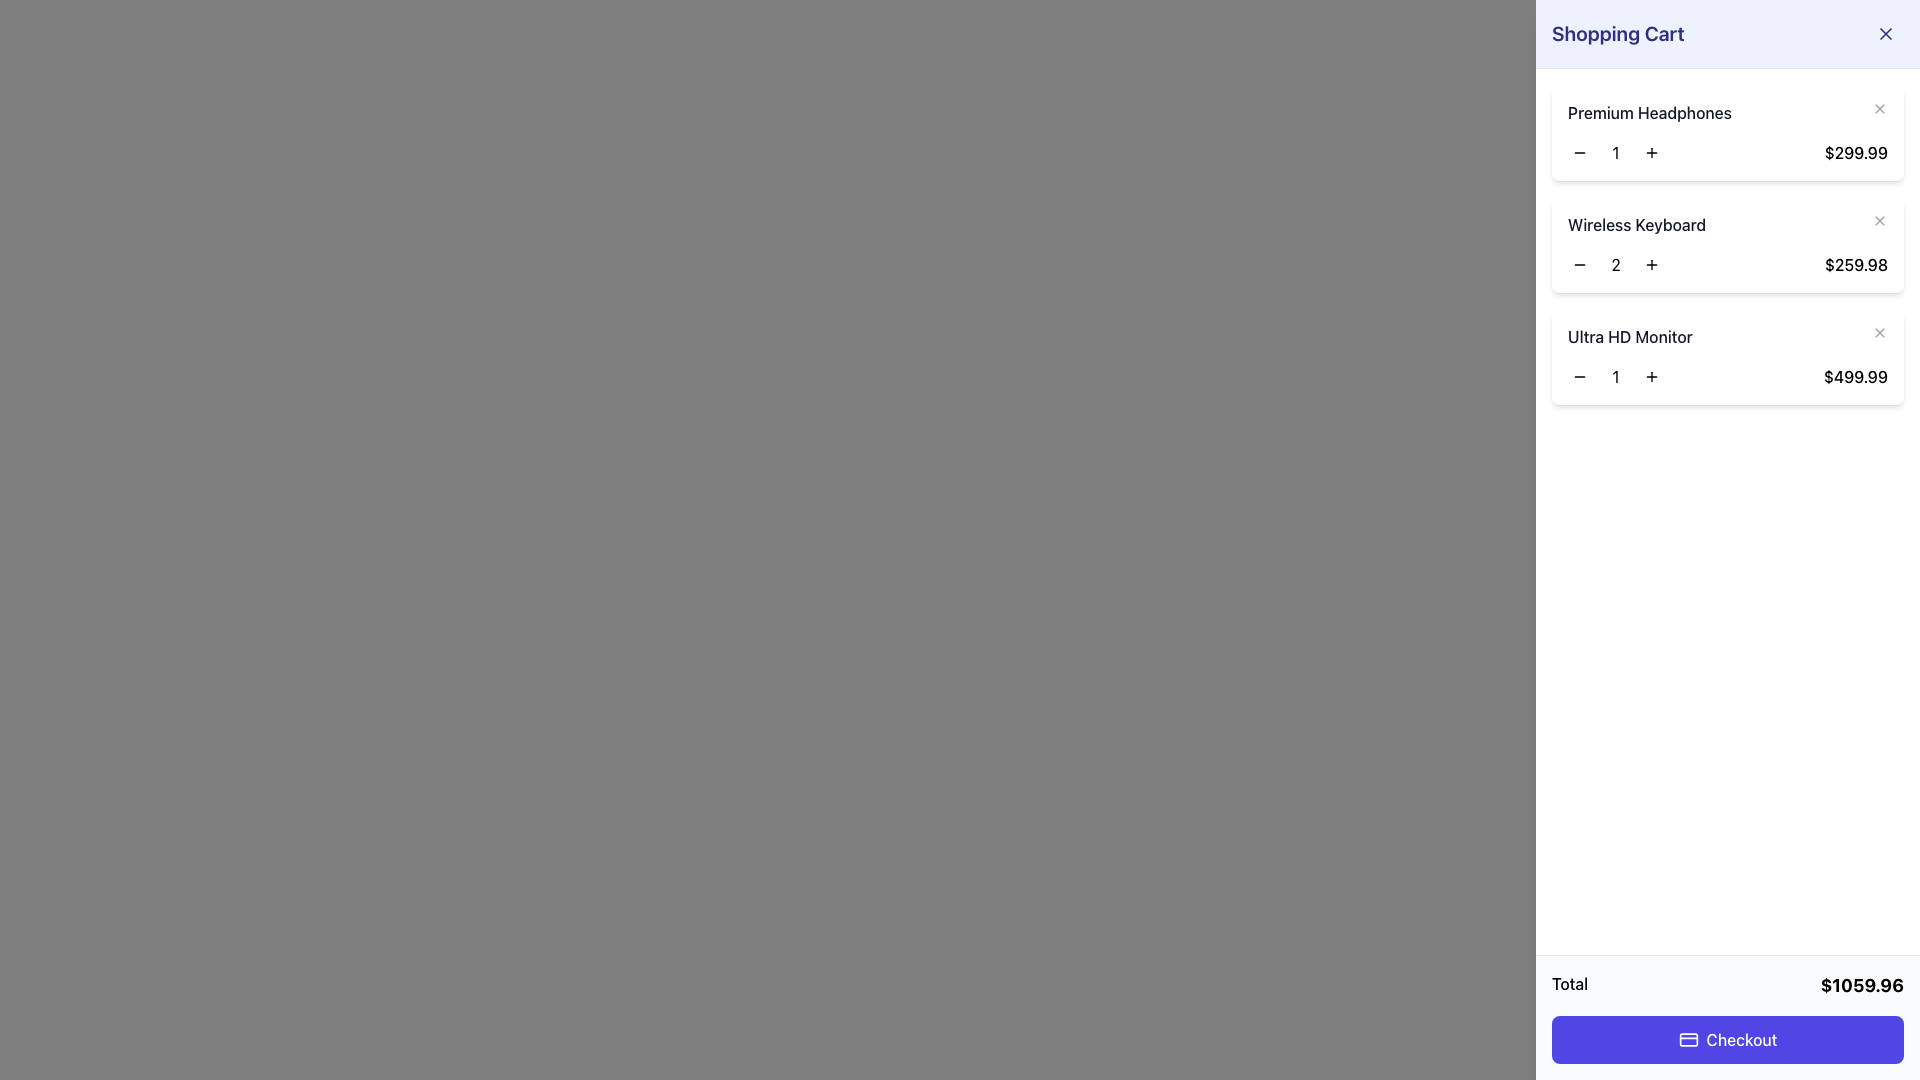  Describe the element at coordinates (1616, 377) in the screenshot. I see `the Numeric display showing the number '1' that is part of the horizontal arrangement for the item 'Ultra HD Monitor'` at that location.